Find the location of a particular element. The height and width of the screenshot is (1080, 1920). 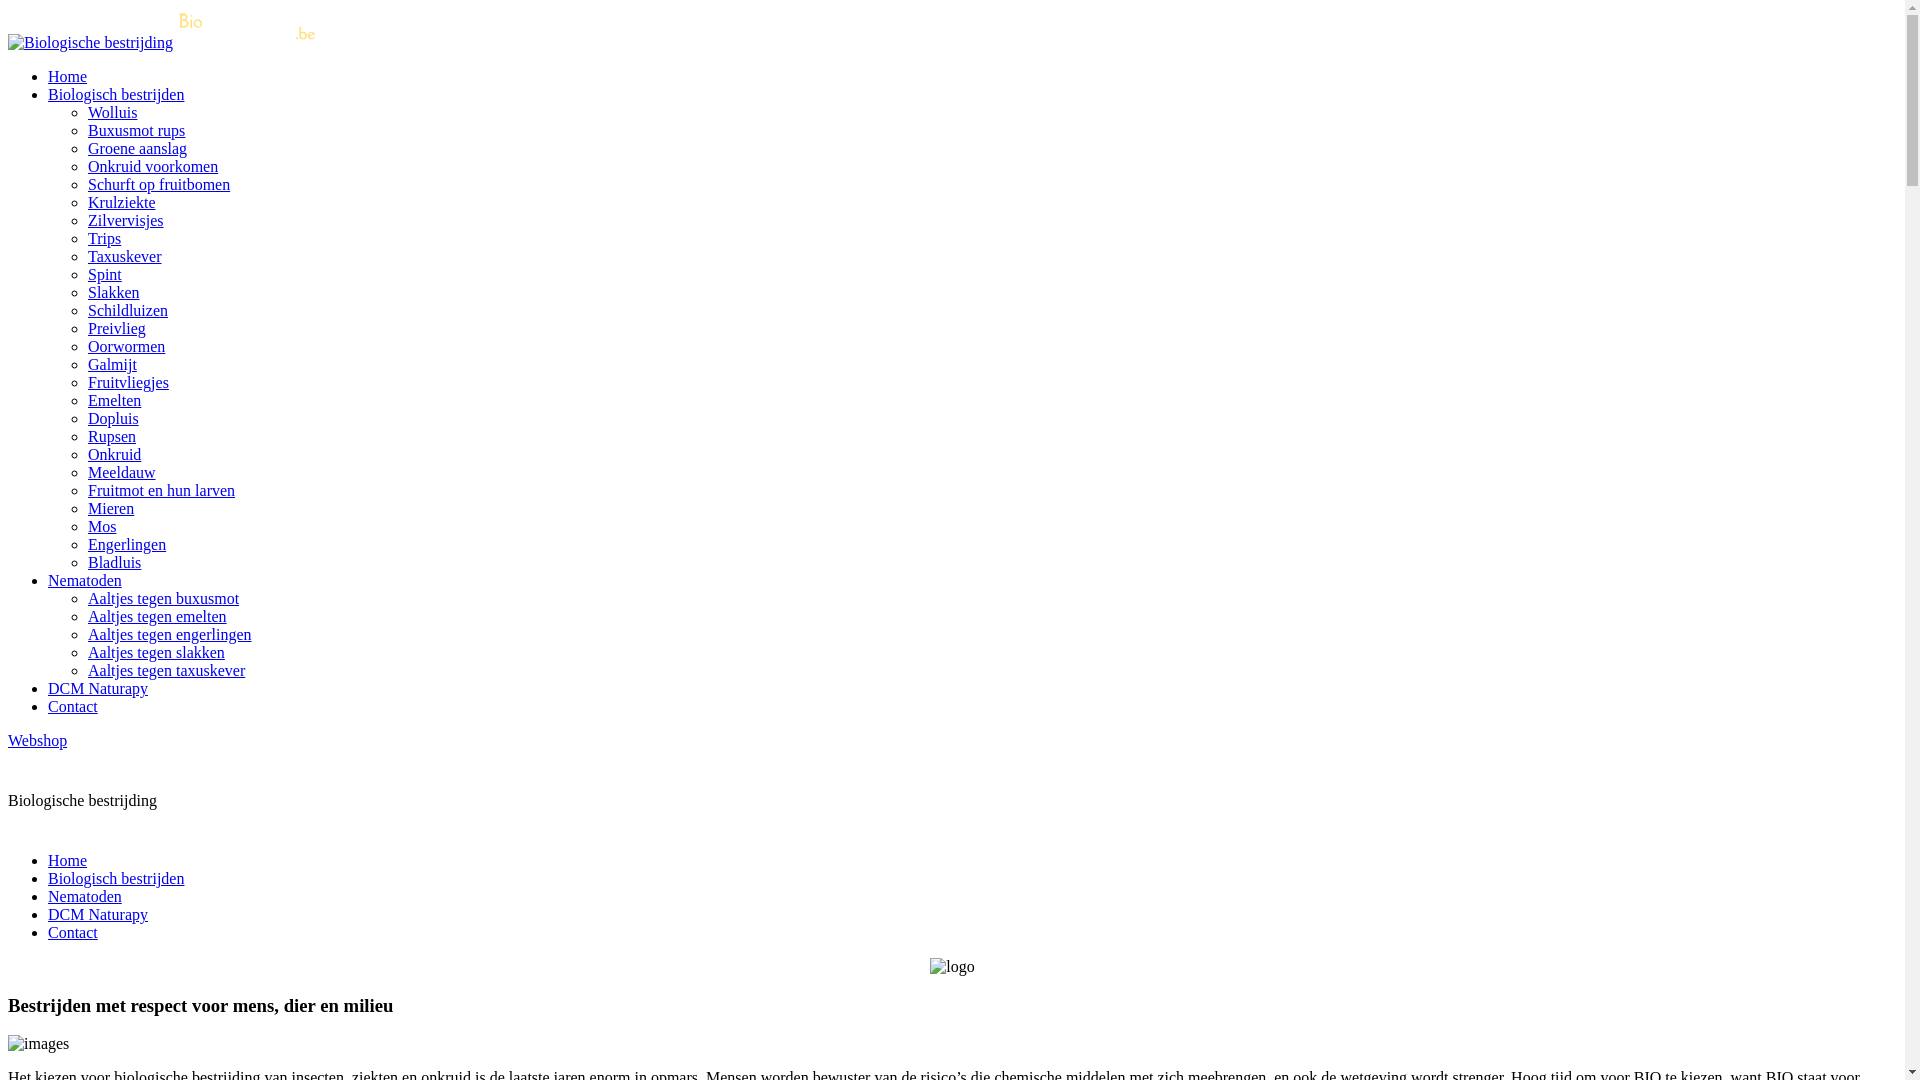

'Biologisch bestrijden' is located at coordinates (114, 94).